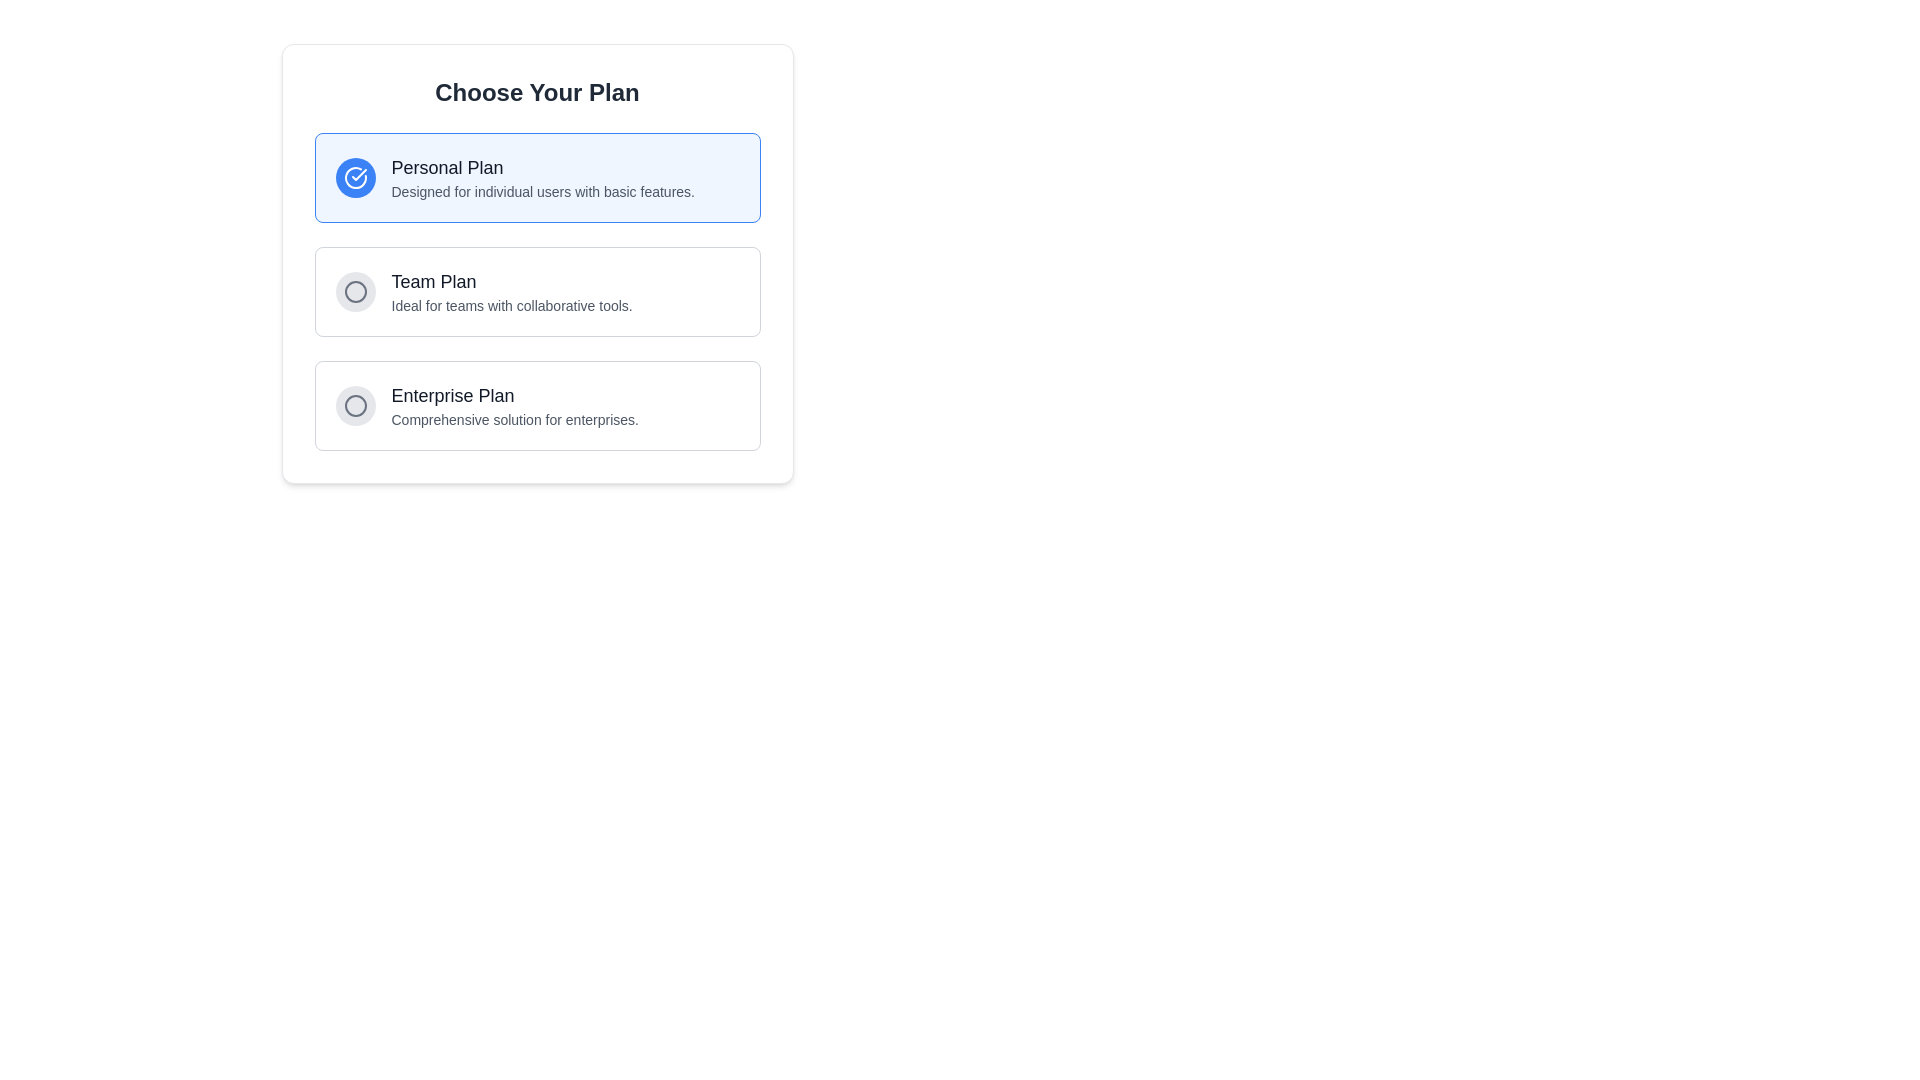 Image resolution: width=1920 pixels, height=1080 pixels. Describe the element at coordinates (512, 305) in the screenshot. I see `text string "Ideal for teams with collaborative tools." located directly below the heading "Team Plan" in the plan selection list` at that location.